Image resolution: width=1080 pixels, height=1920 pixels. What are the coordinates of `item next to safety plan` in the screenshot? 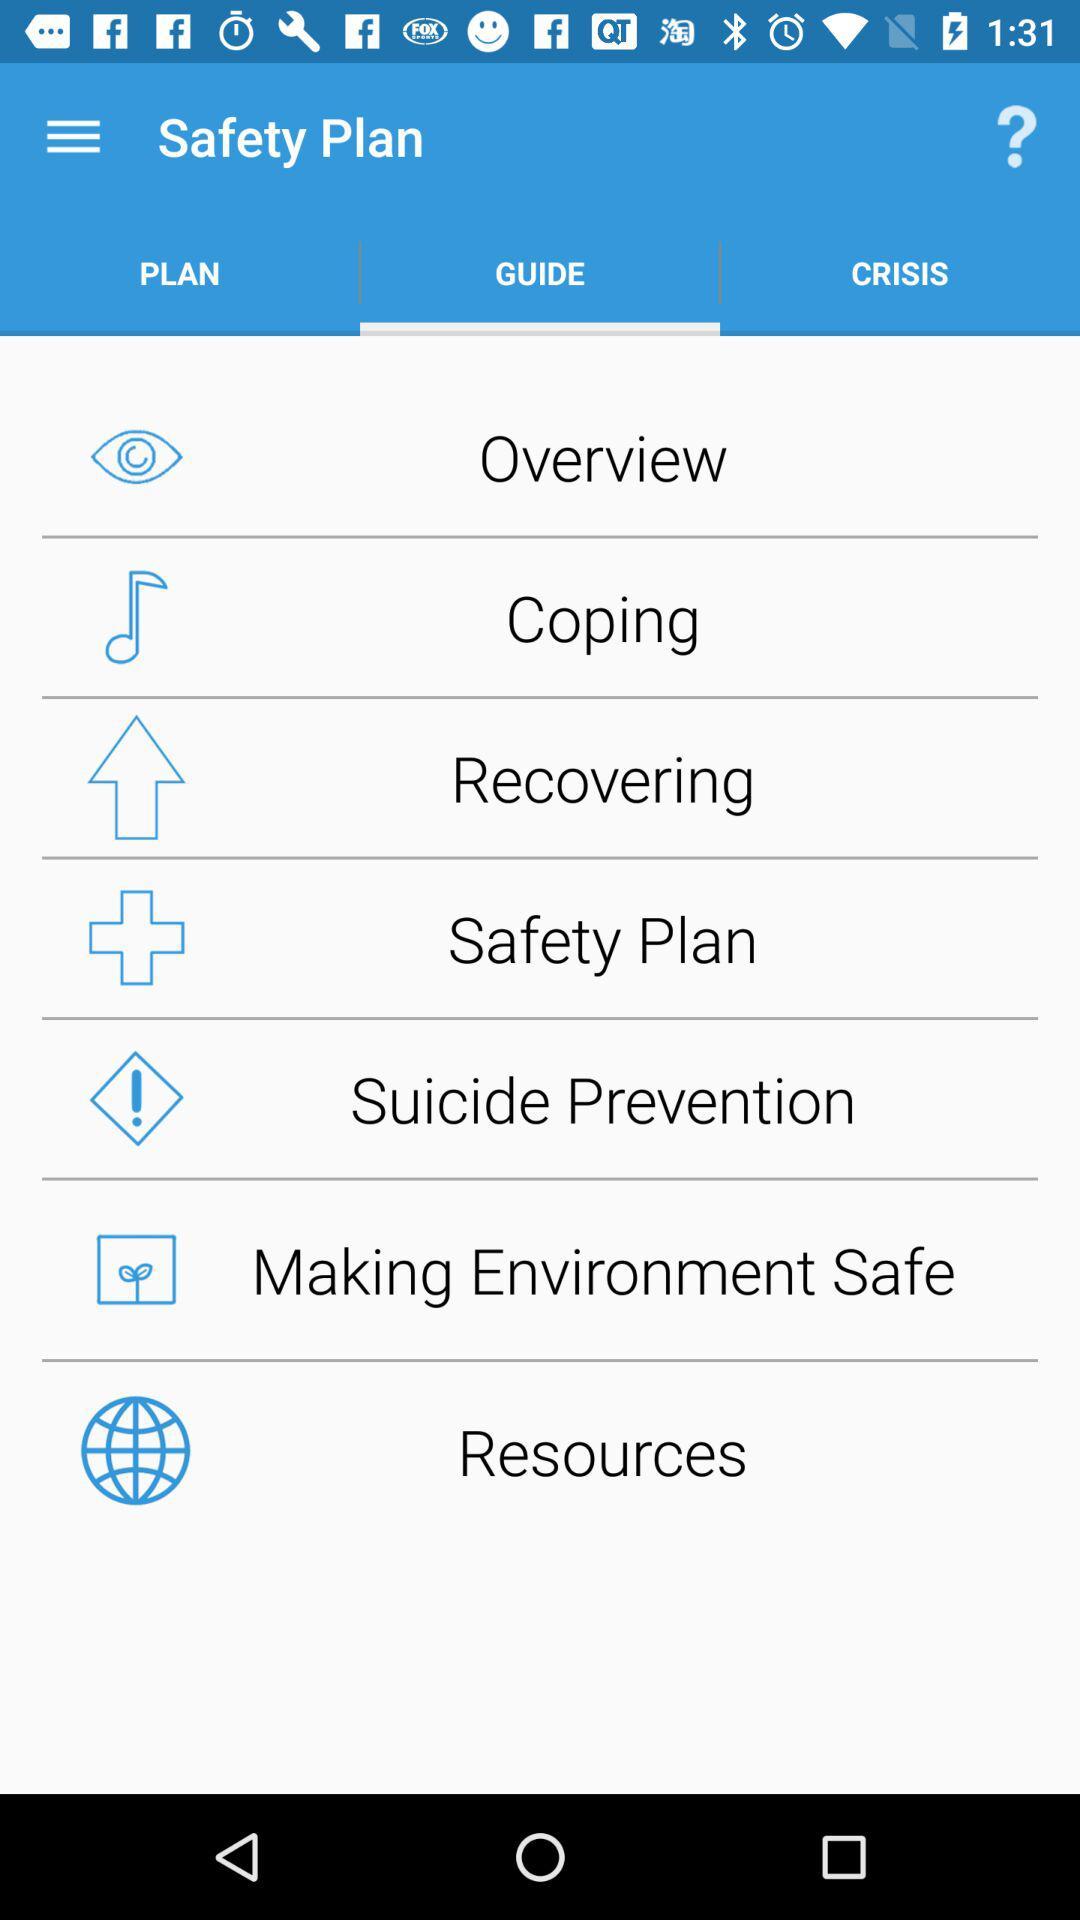 It's located at (72, 135).